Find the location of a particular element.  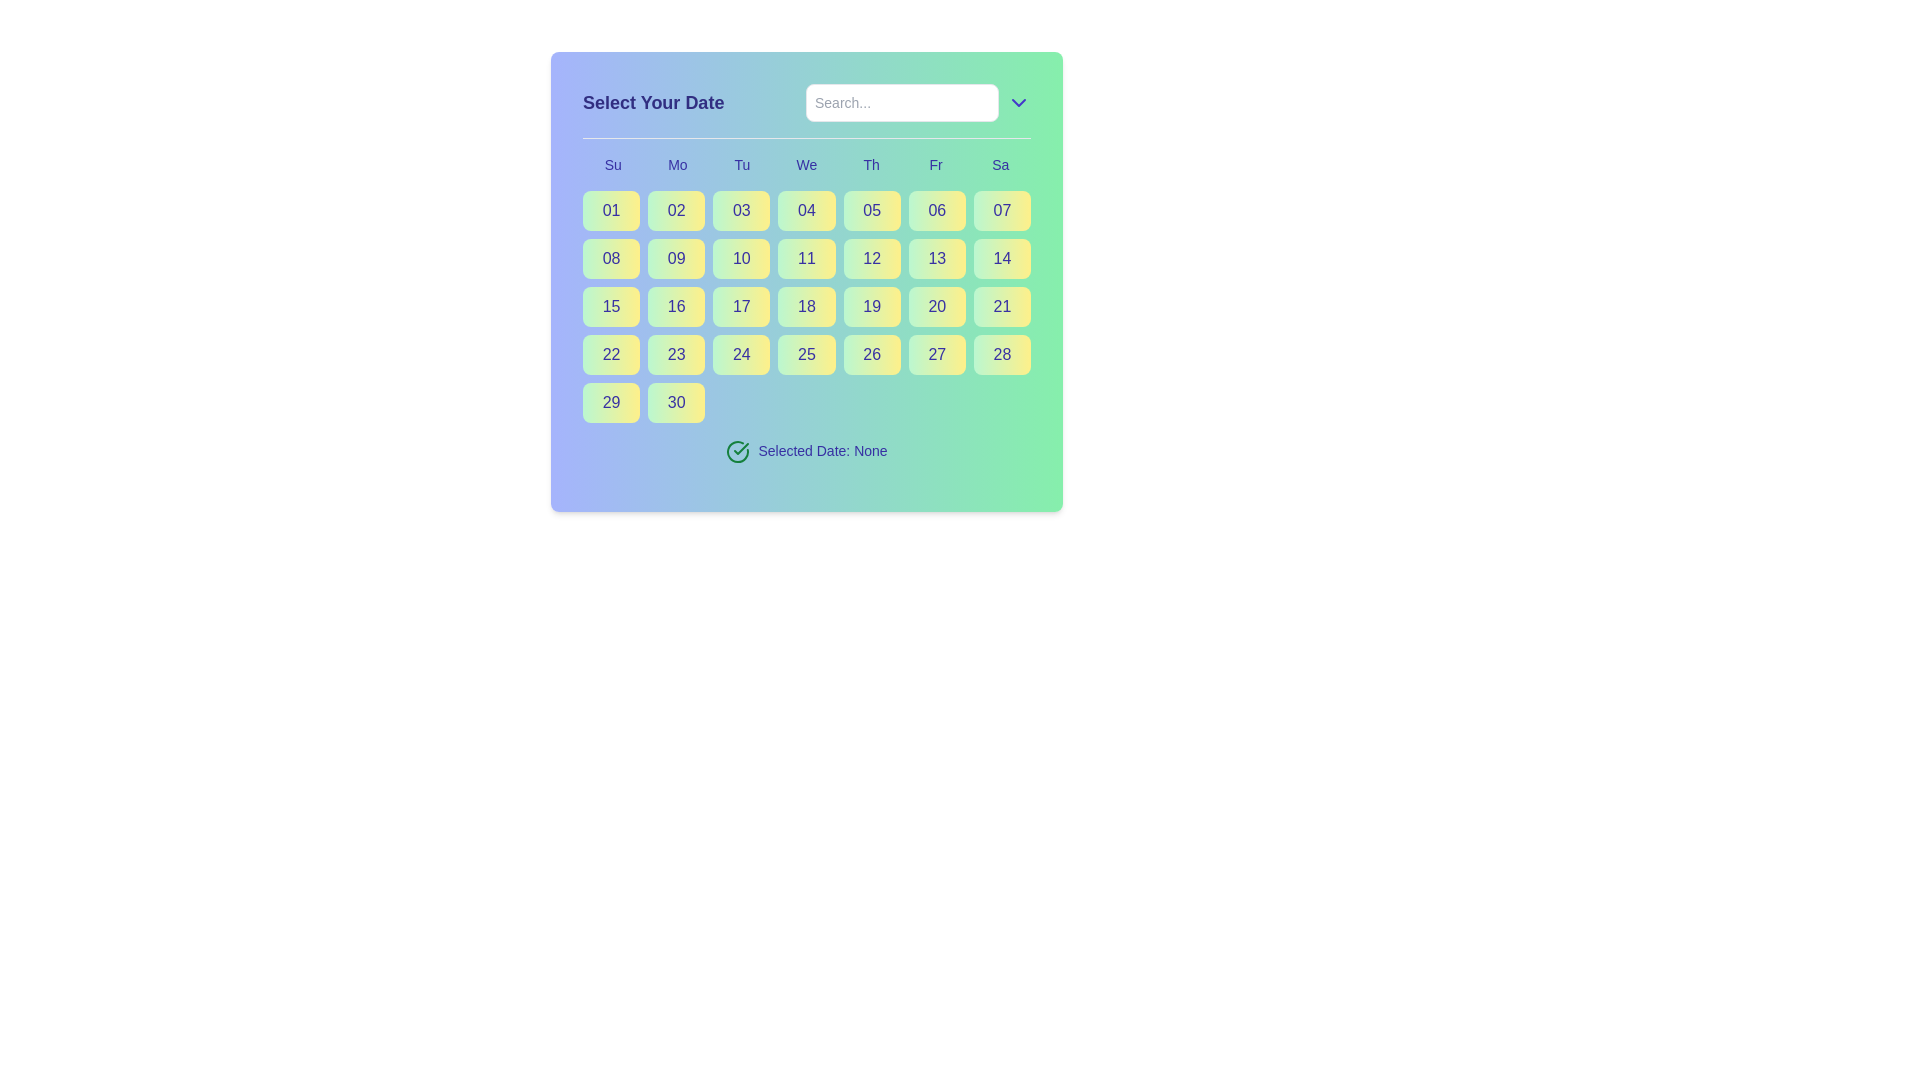

the button labeled '21' with a gradient background transitioning from green to yellow to trigger the visual hover effect is located at coordinates (1002, 307).